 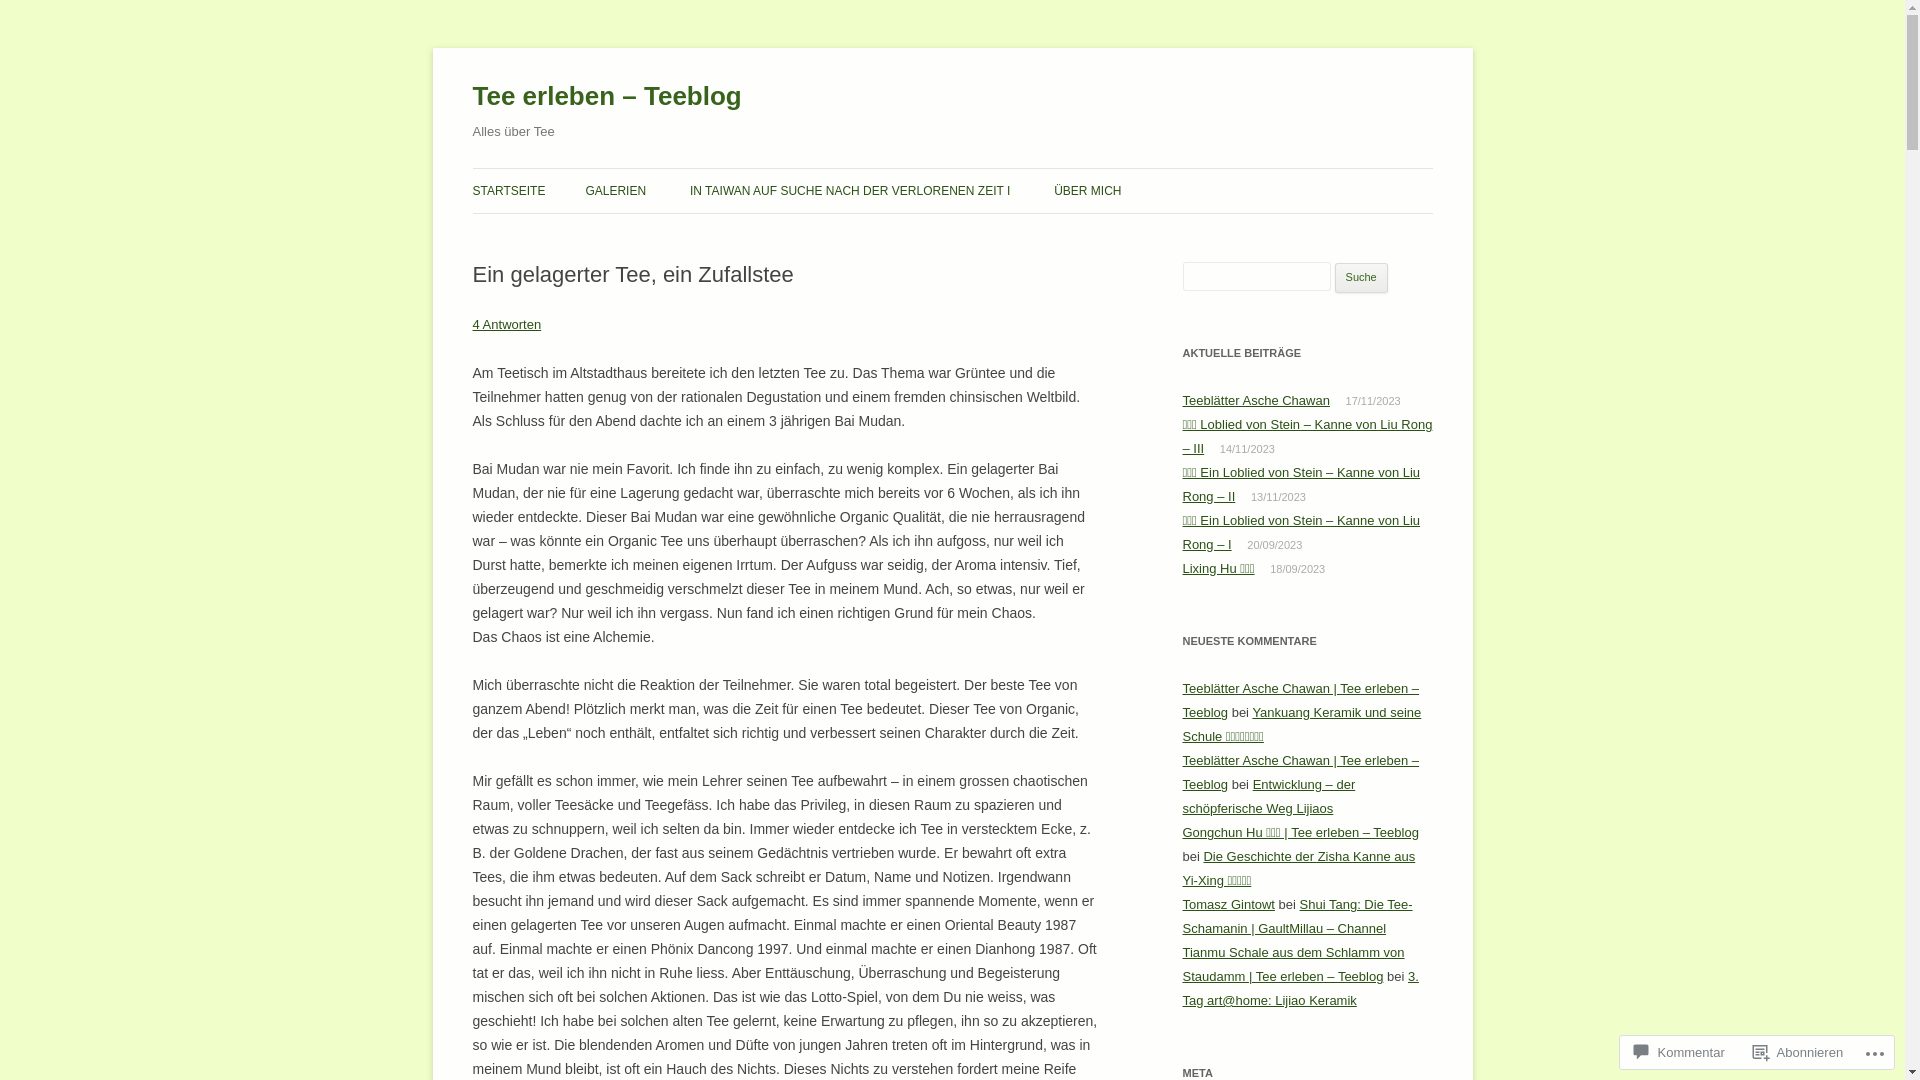 What do you see at coordinates (1181, 987) in the screenshot?
I see `'3. Tag art@home: Lijiao Keramik'` at bounding box center [1181, 987].